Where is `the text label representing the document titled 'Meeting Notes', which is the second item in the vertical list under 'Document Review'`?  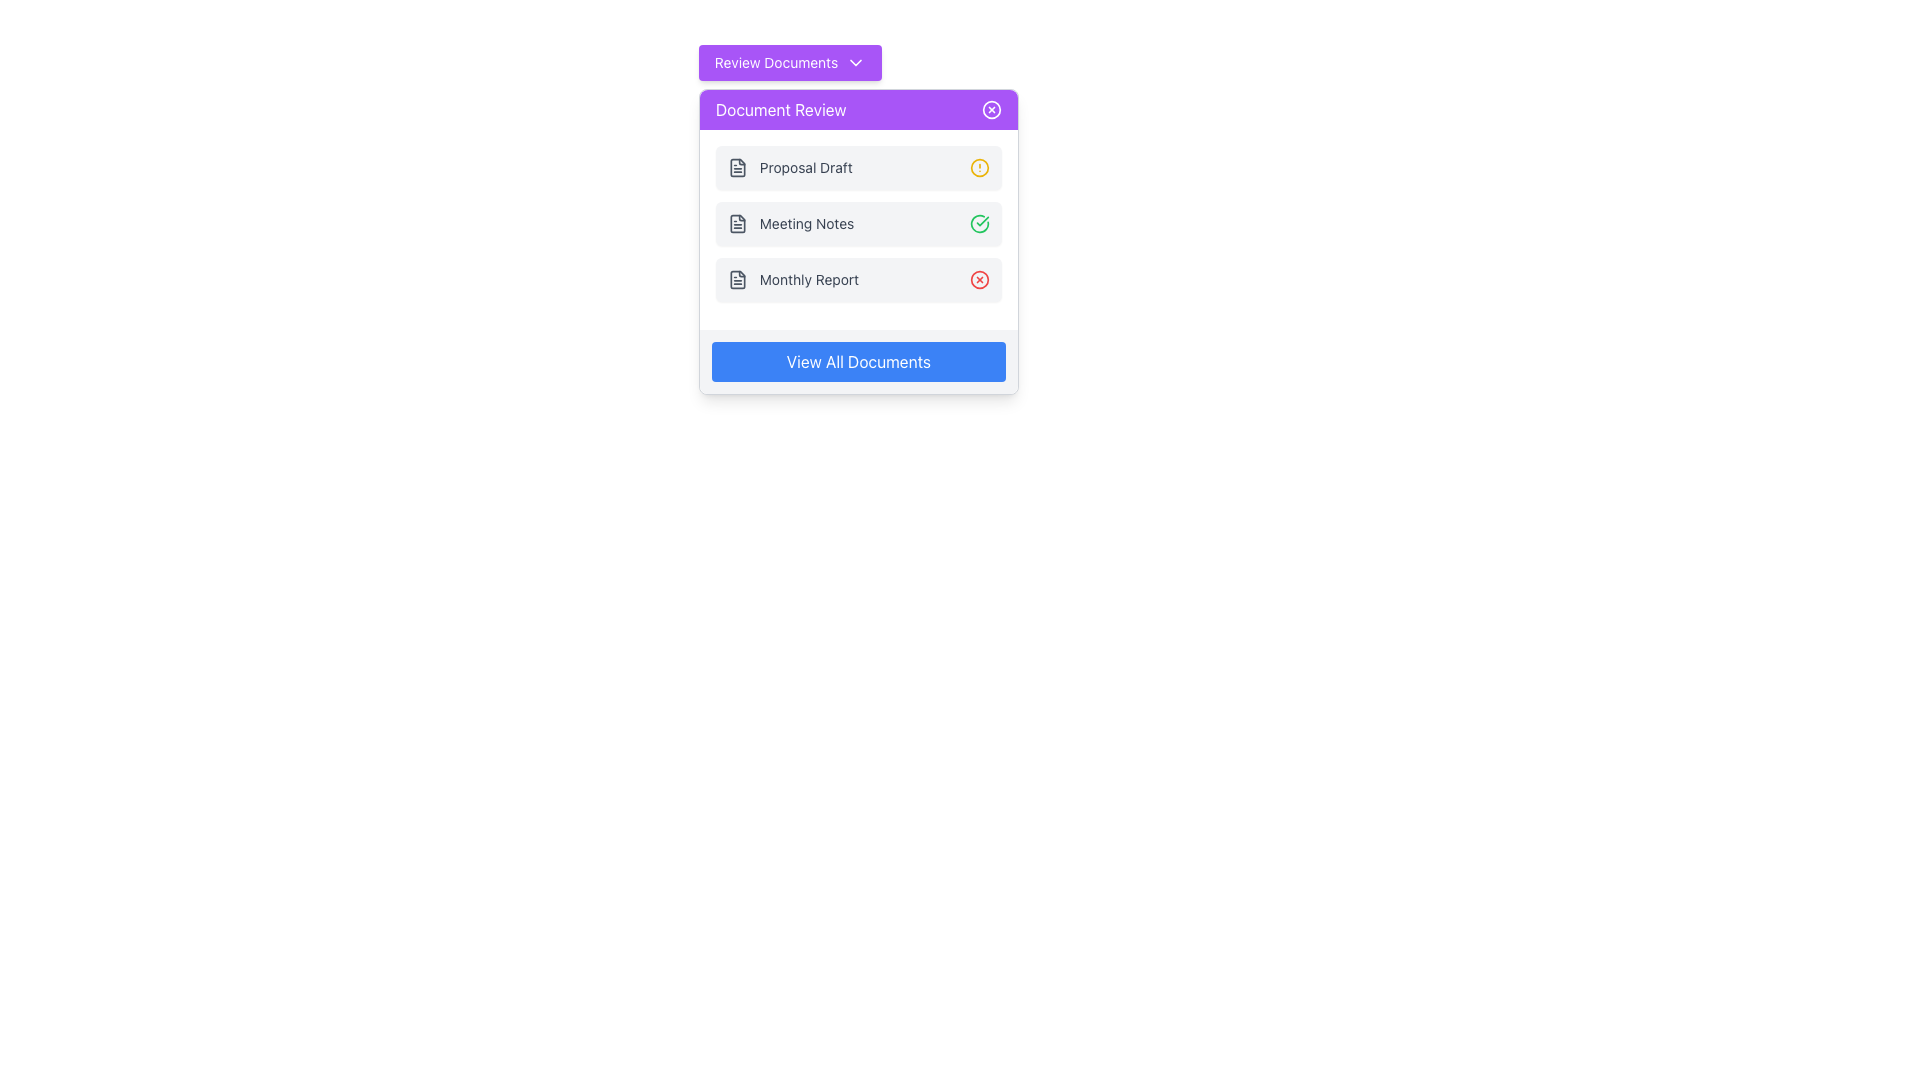
the text label representing the document titled 'Meeting Notes', which is the second item in the vertical list under 'Document Review' is located at coordinates (790, 223).